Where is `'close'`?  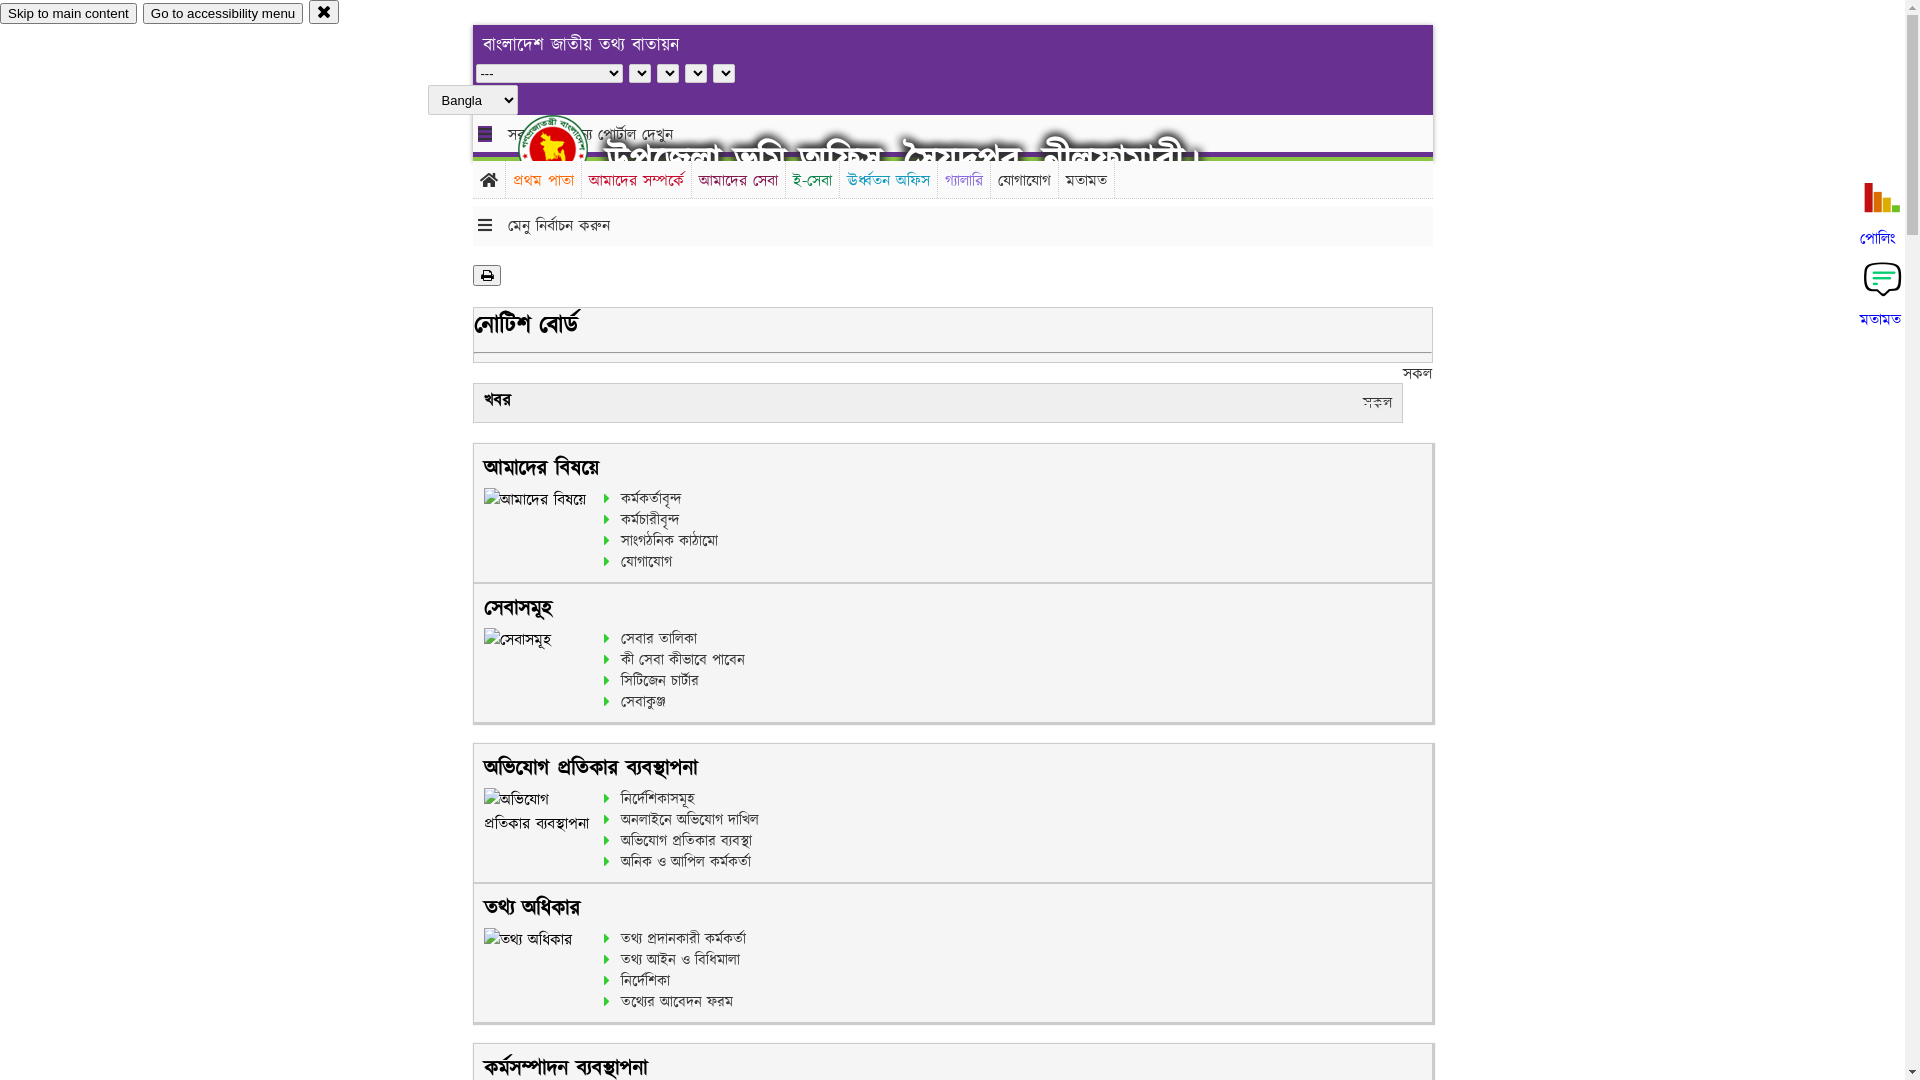
'close' is located at coordinates (324, 11).